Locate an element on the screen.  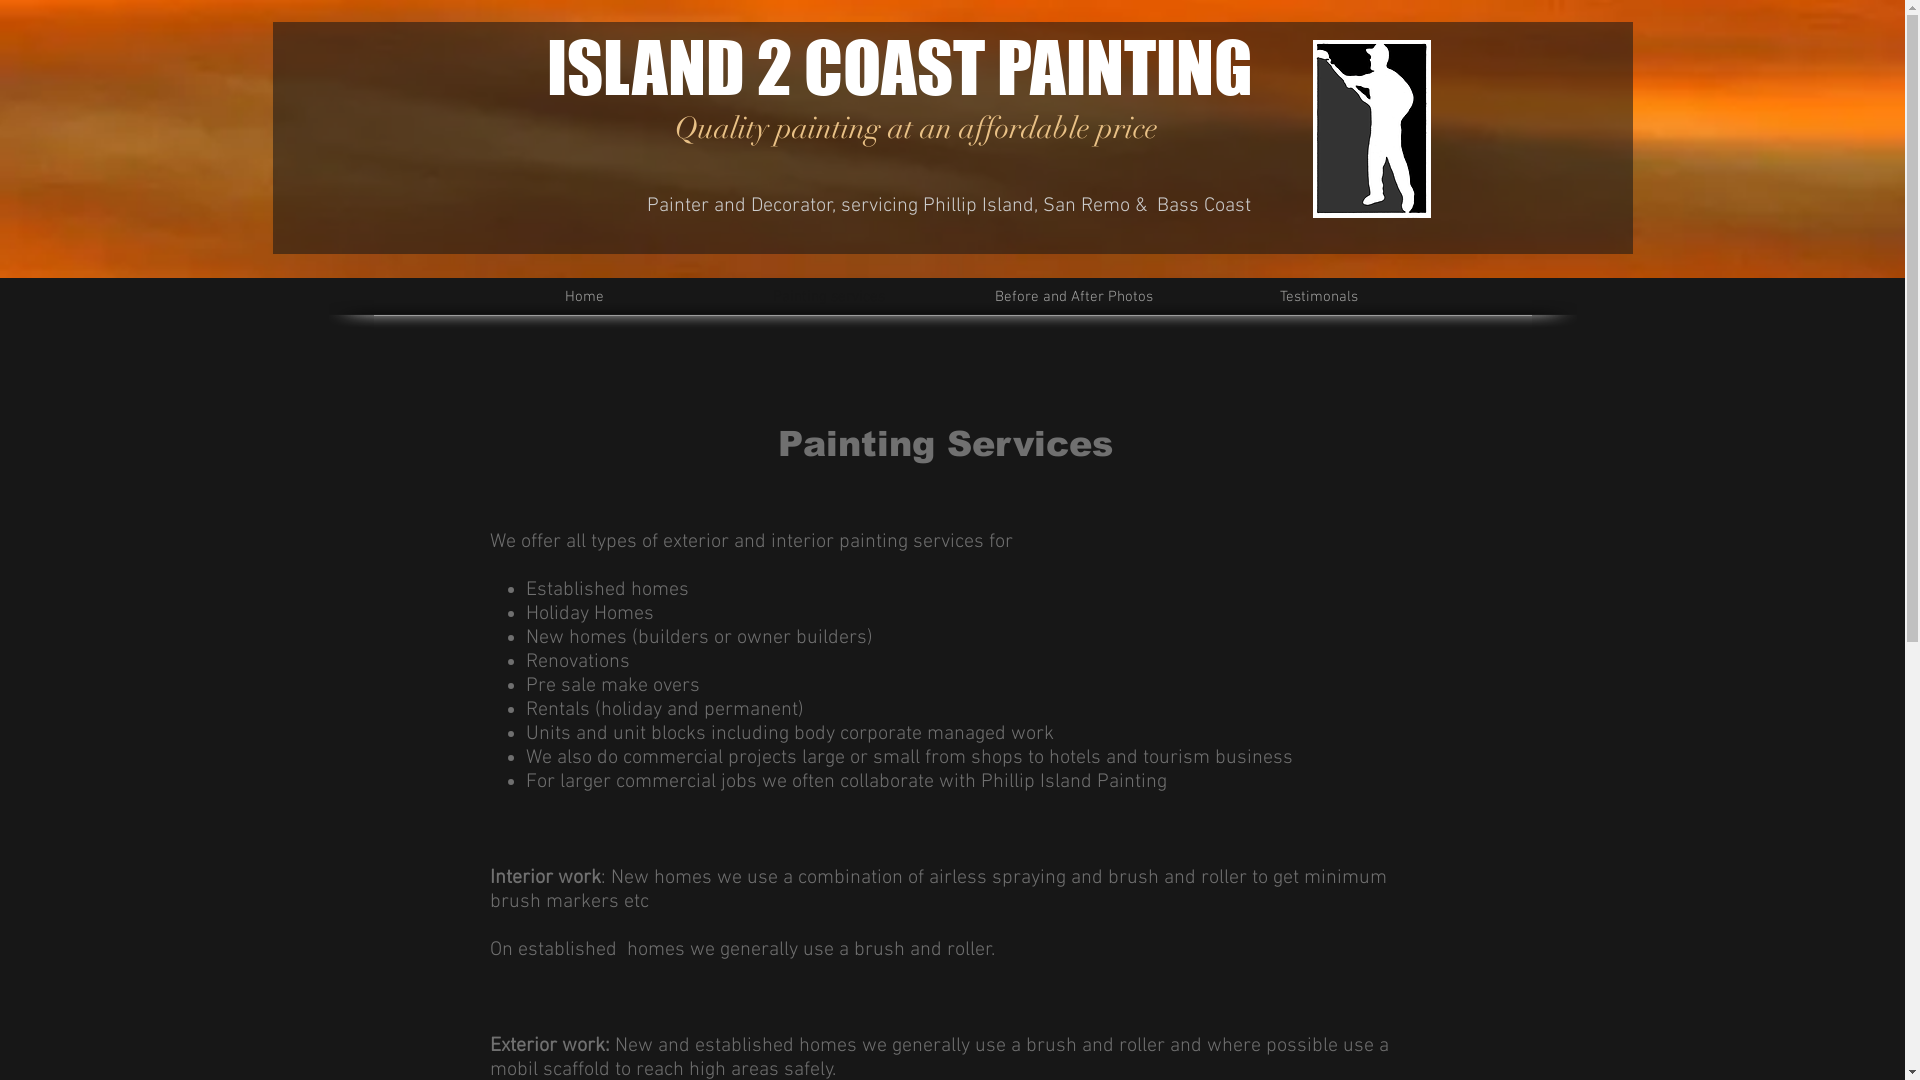
'Before and After Photos' is located at coordinates (1073, 297).